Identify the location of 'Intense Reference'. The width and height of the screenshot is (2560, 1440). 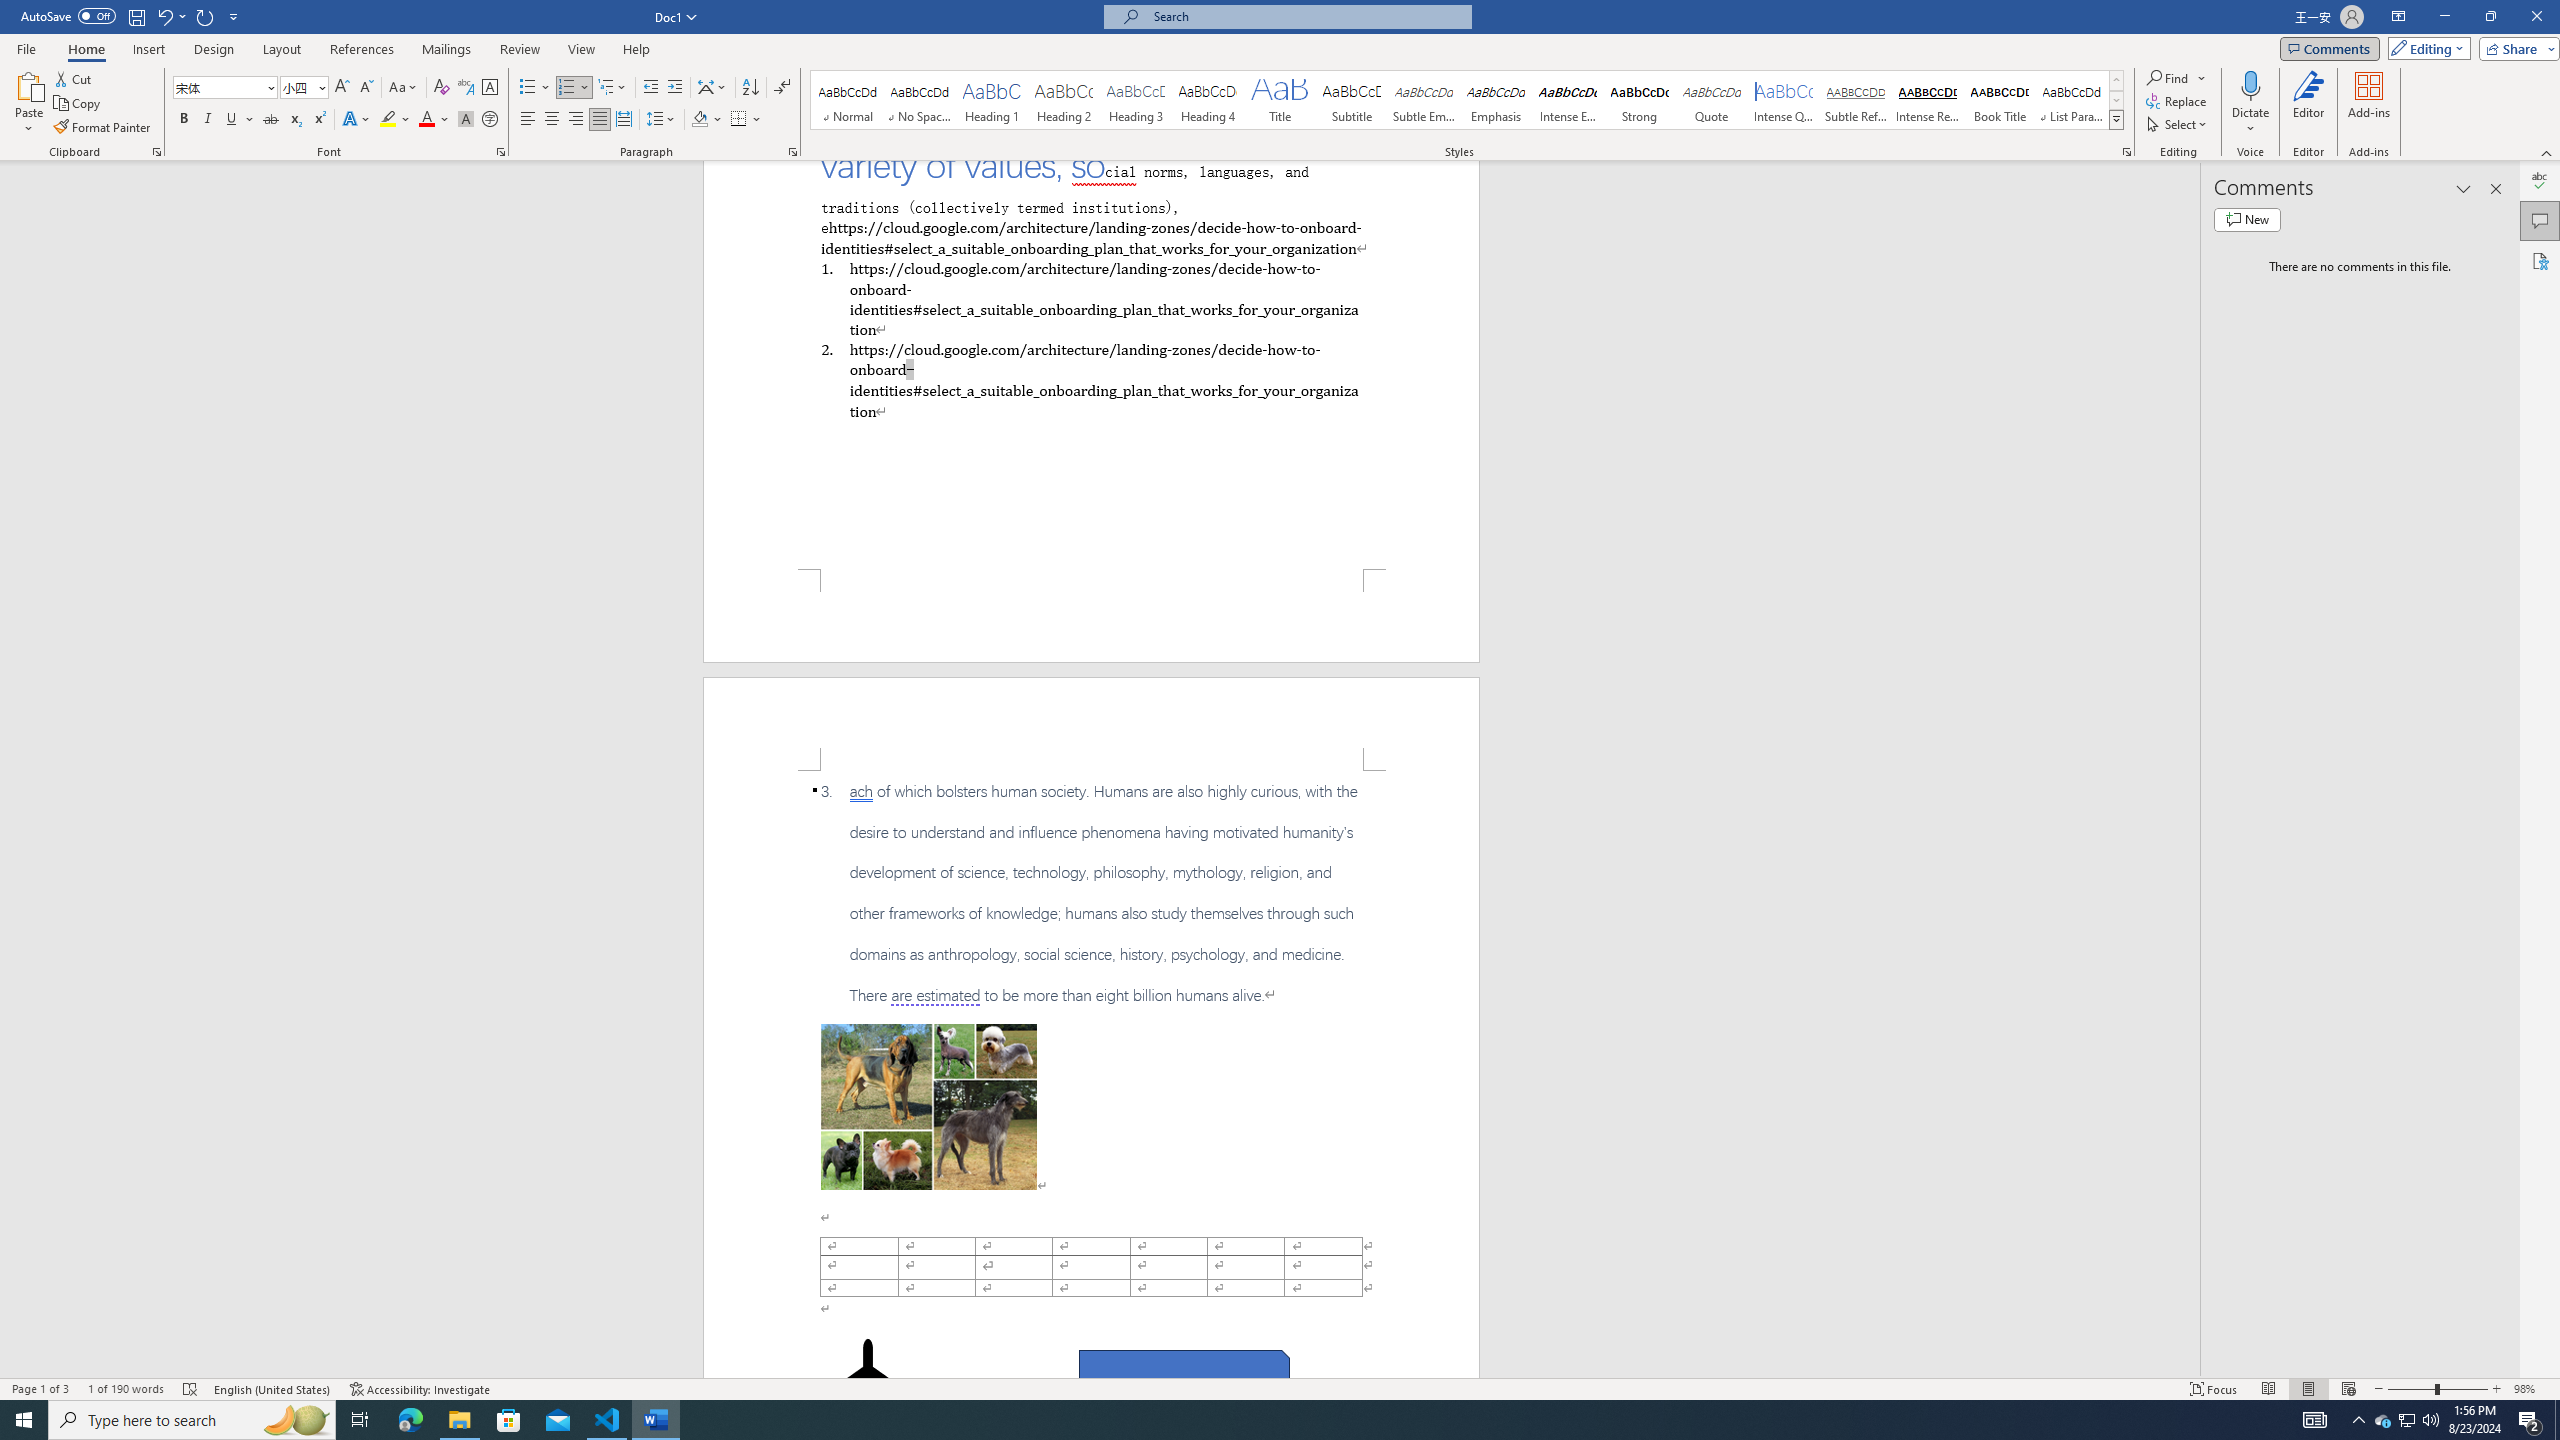
(1927, 99).